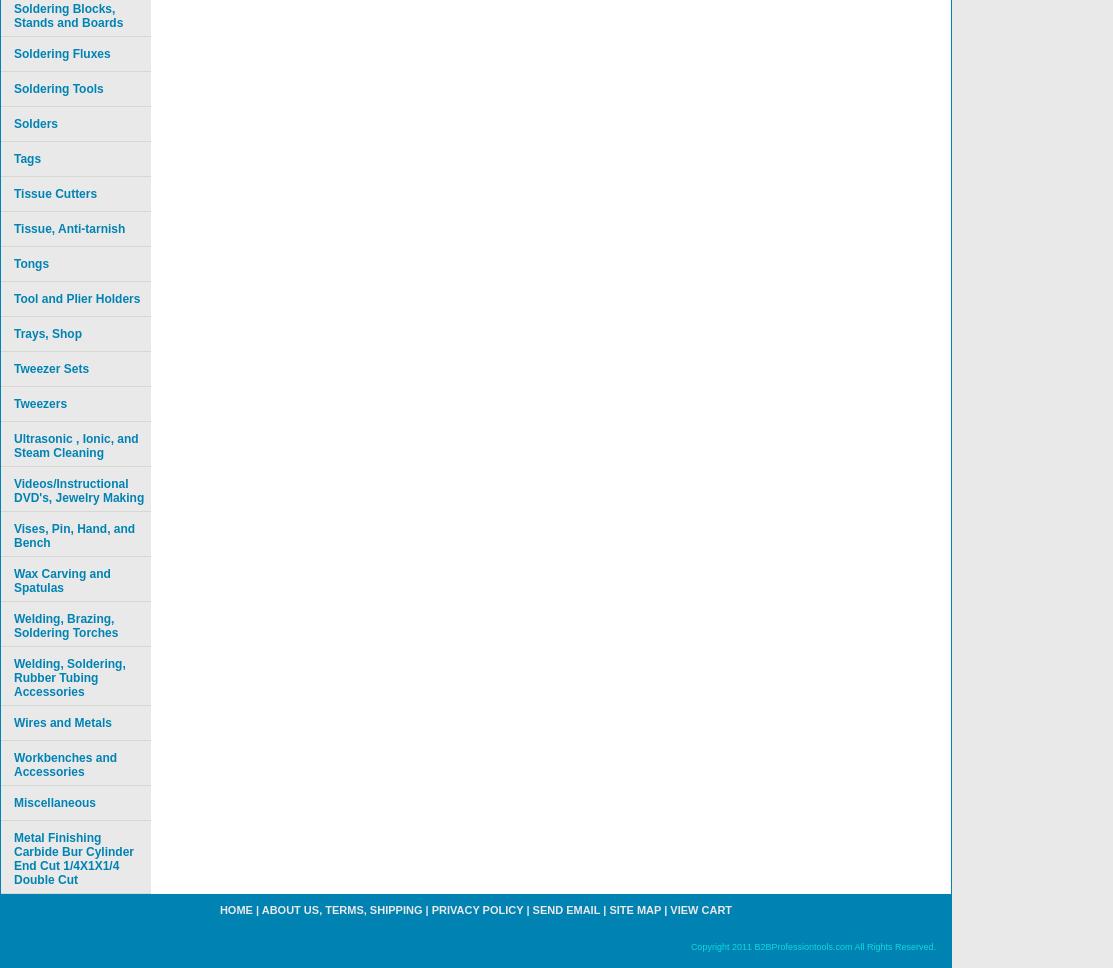 The height and width of the screenshot is (968, 1113). What do you see at coordinates (55, 193) in the screenshot?
I see `'Tissue Cutters'` at bounding box center [55, 193].